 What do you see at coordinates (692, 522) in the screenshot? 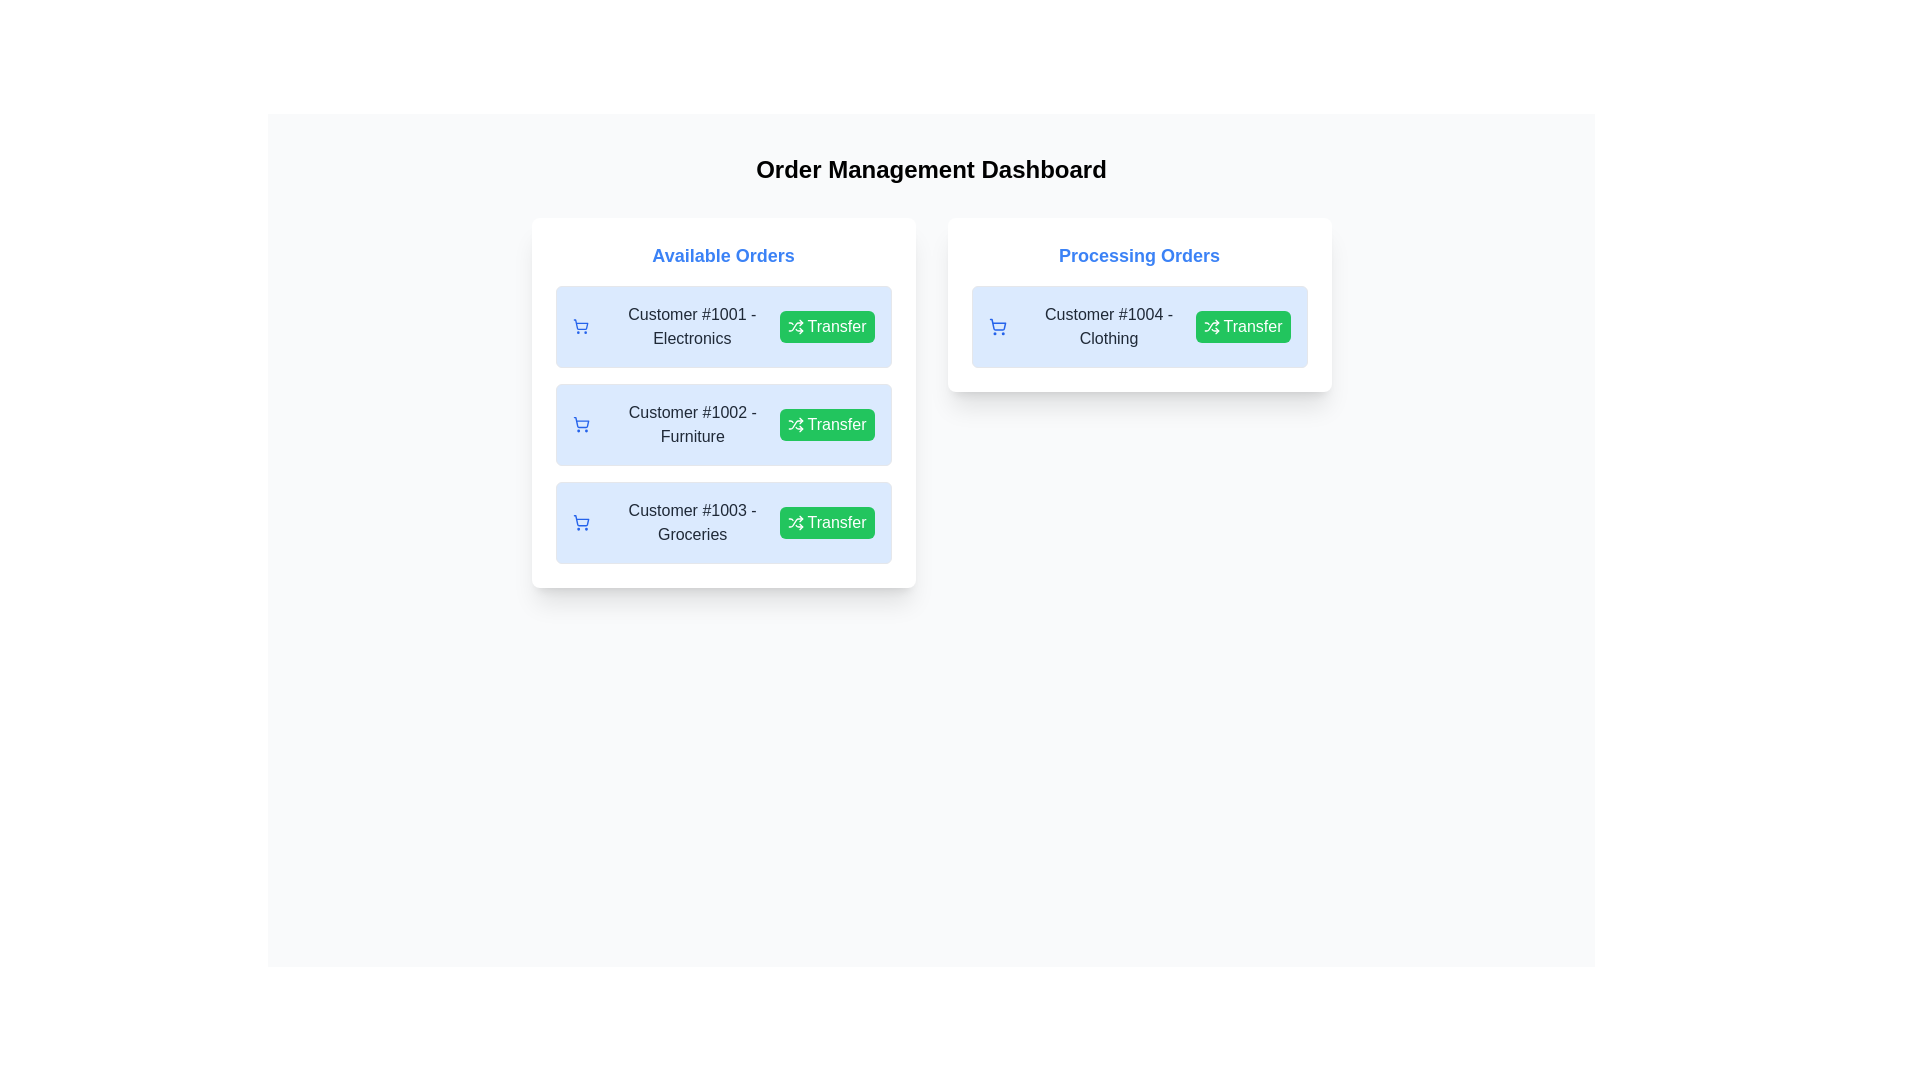
I see `the text label 'Customer #1003 - Groceries', which is styled in dark gray on a light blue background and is the third item in the 'Available Orders' list` at bounding box center [692, 522].